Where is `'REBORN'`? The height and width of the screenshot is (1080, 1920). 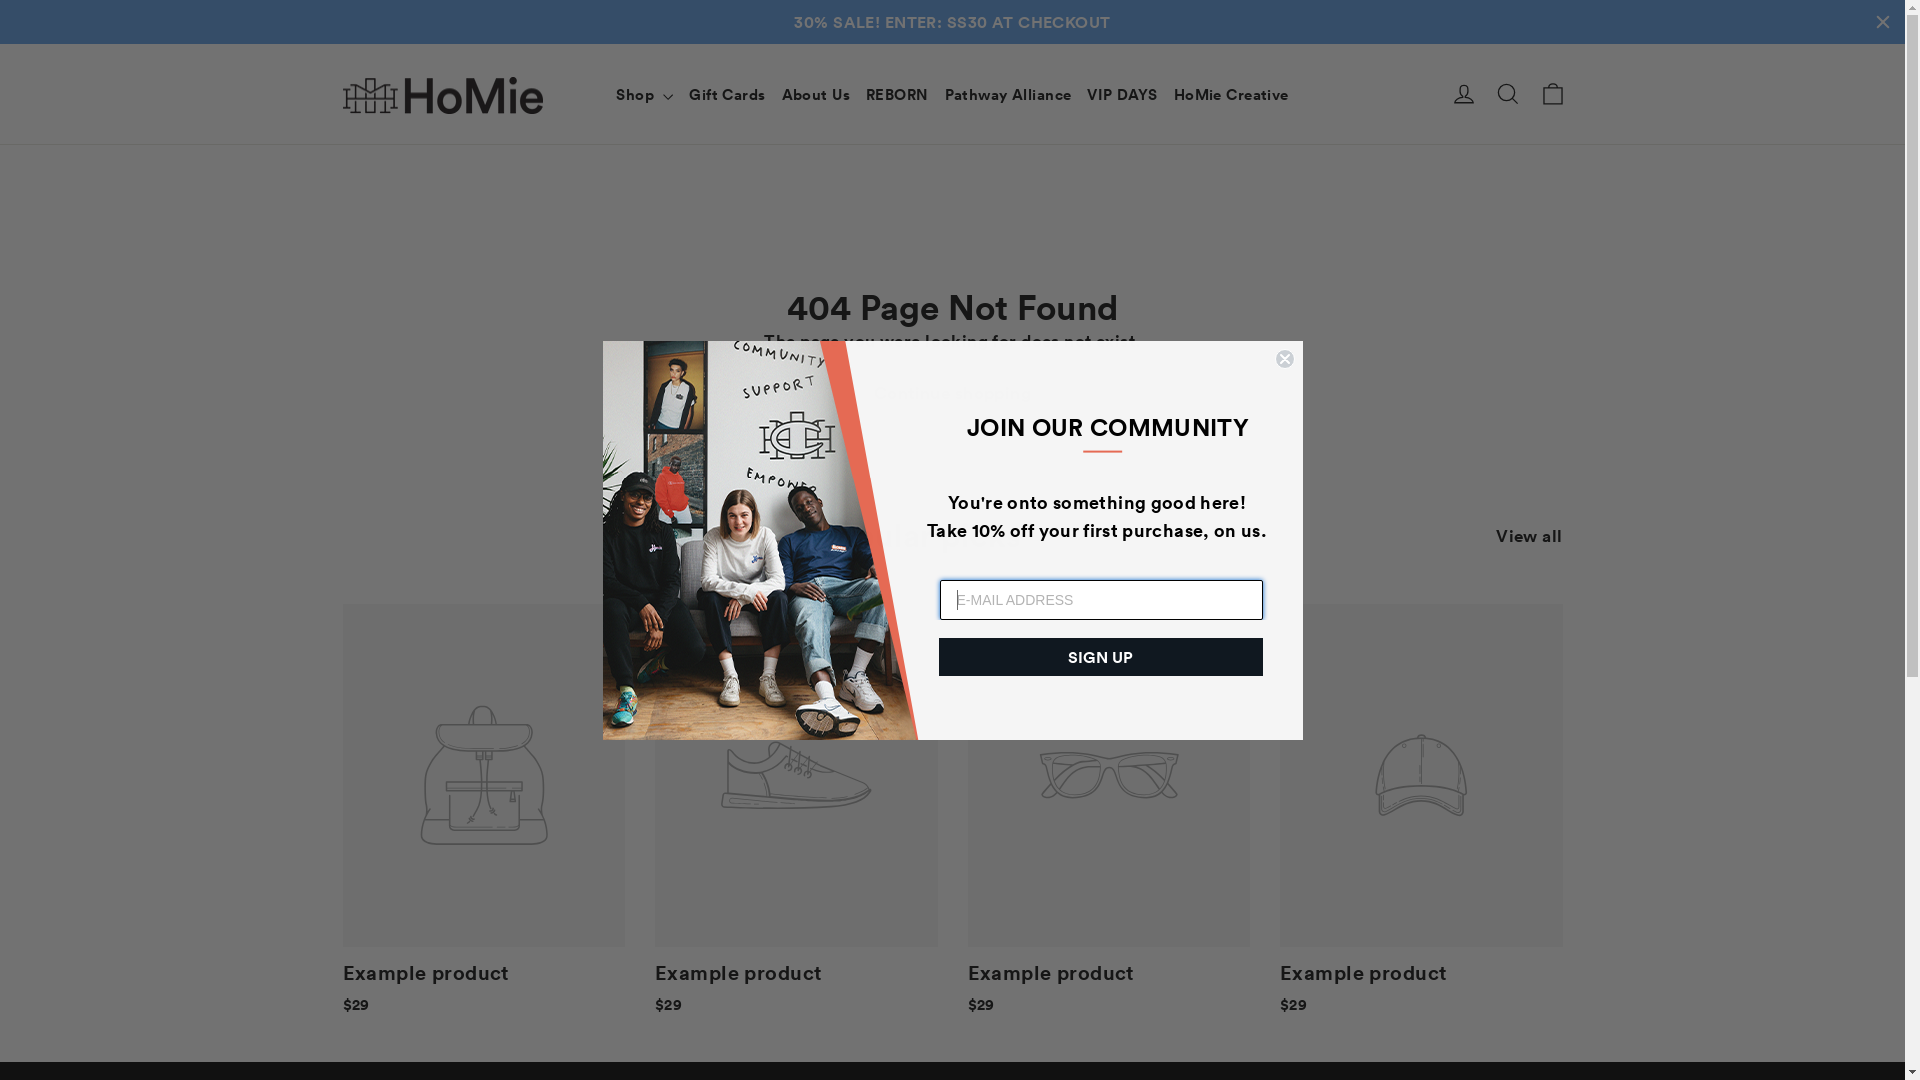 'REBORN' is located at coordinates (896, 49).